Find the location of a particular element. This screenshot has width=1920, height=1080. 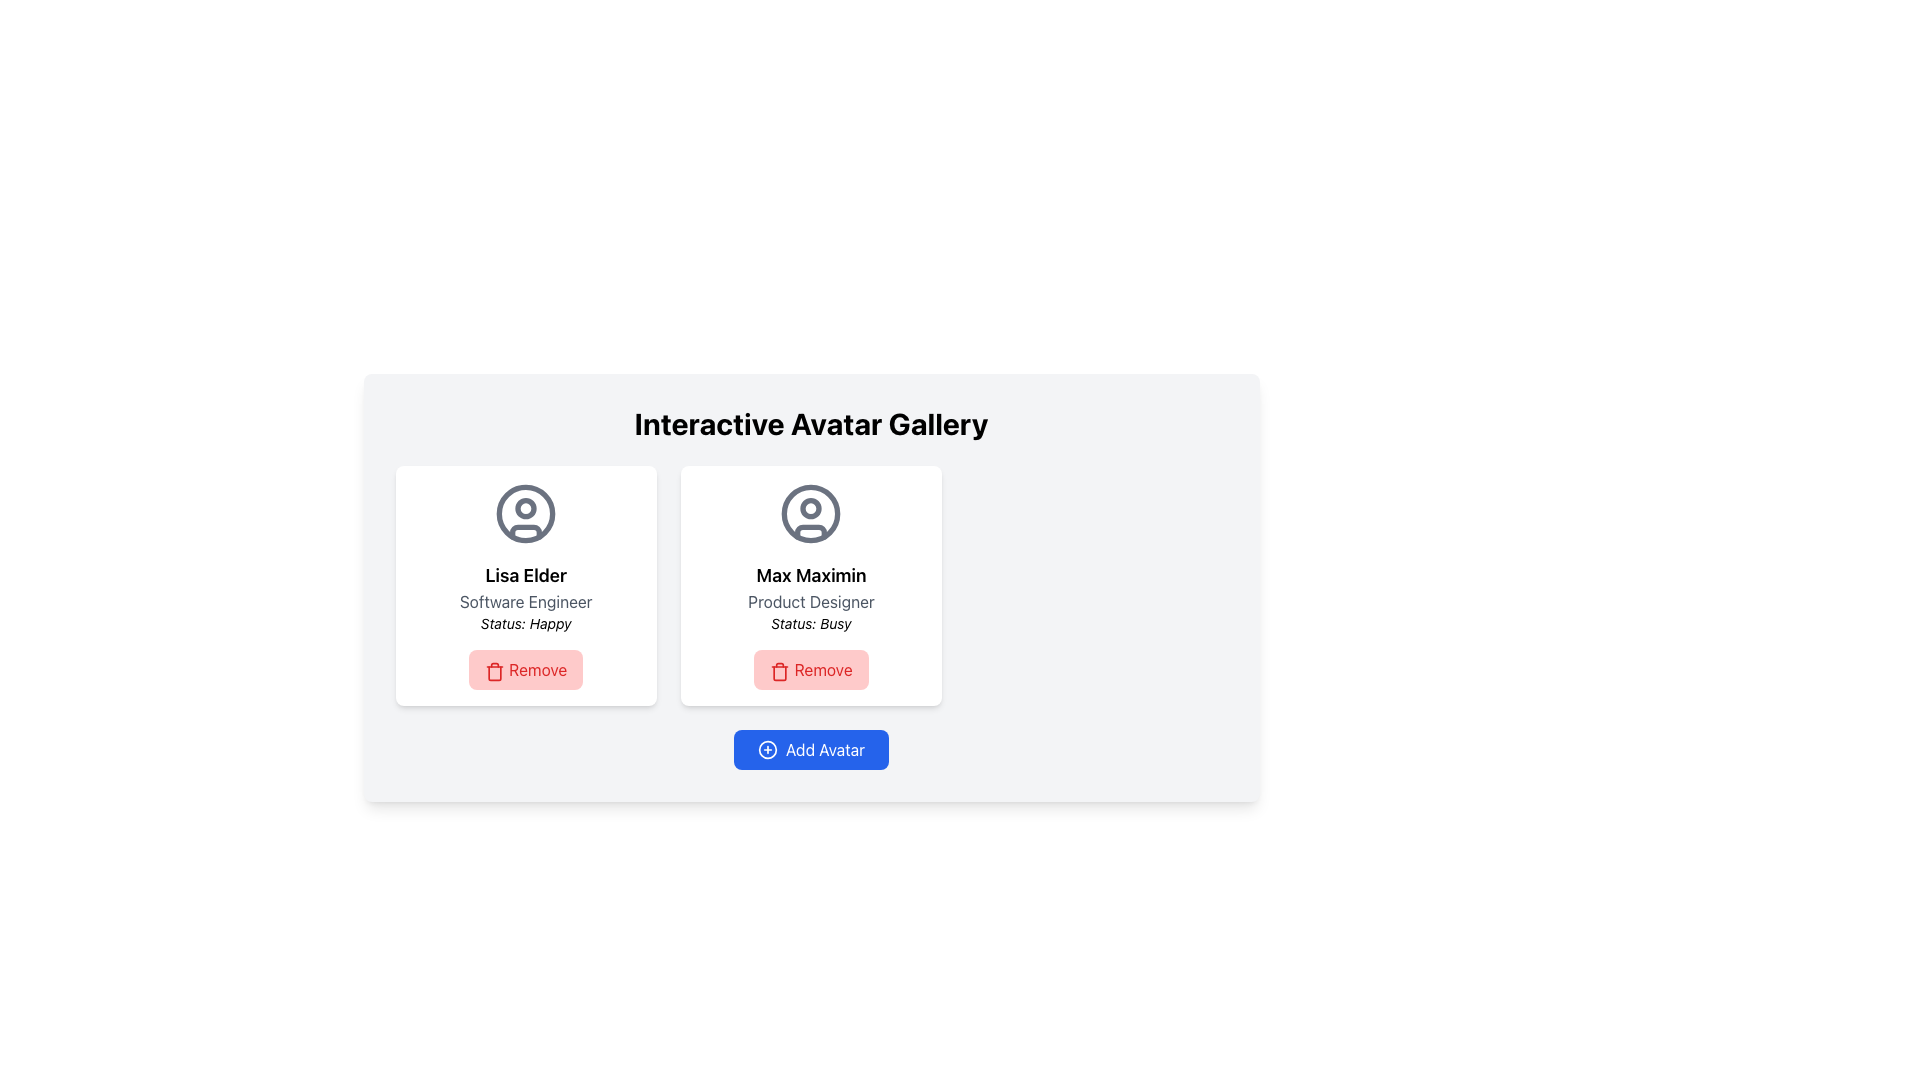

and copy the text from the gray text label displaying 'Product Designer', which is located below the name 'Max Maximin' in the profile card is located at coordinates (811, 600).